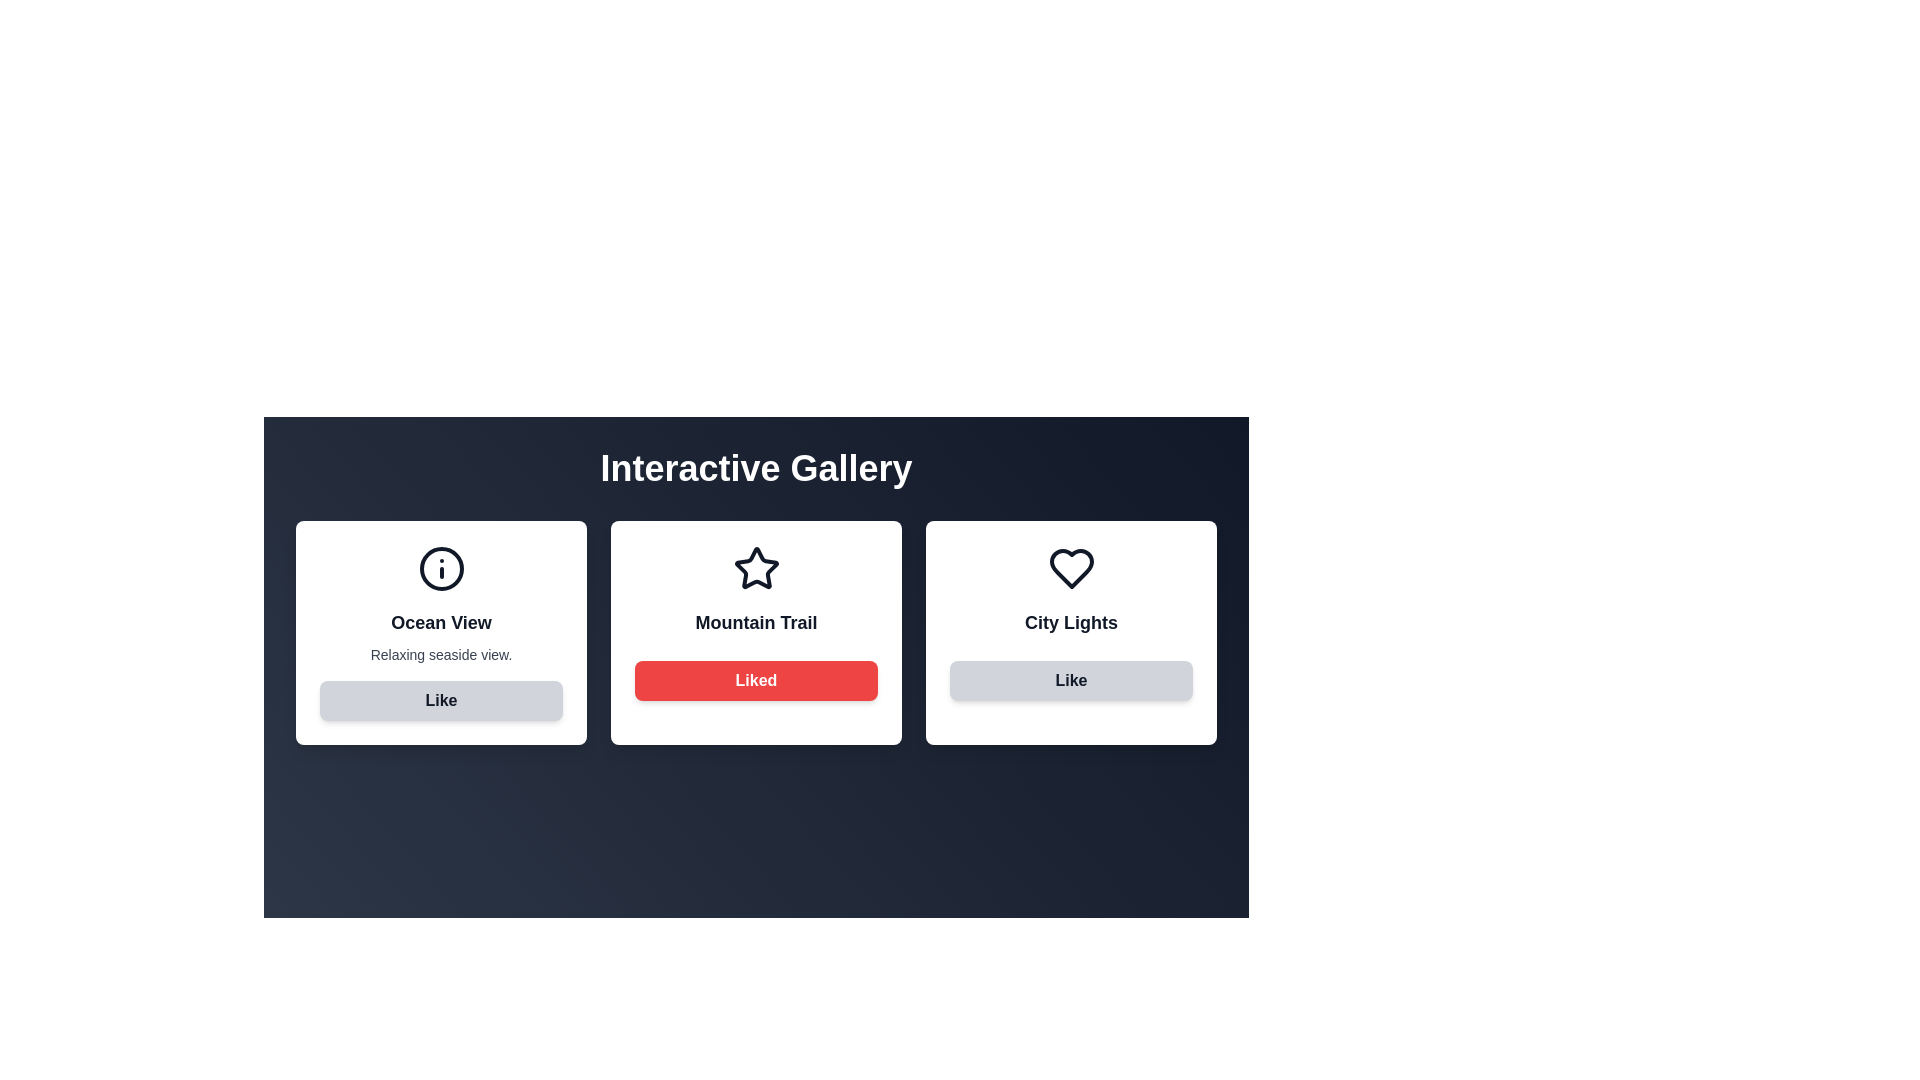 This screenshot has width=1920, height=1080. Describe the element at coordinates (440, 655) in the screenshot. I see `the text label displaying 'Relaxing seaside view.' which is styled in gray and positioned below 'Ocean View' and above the 'Like' button` at that location.